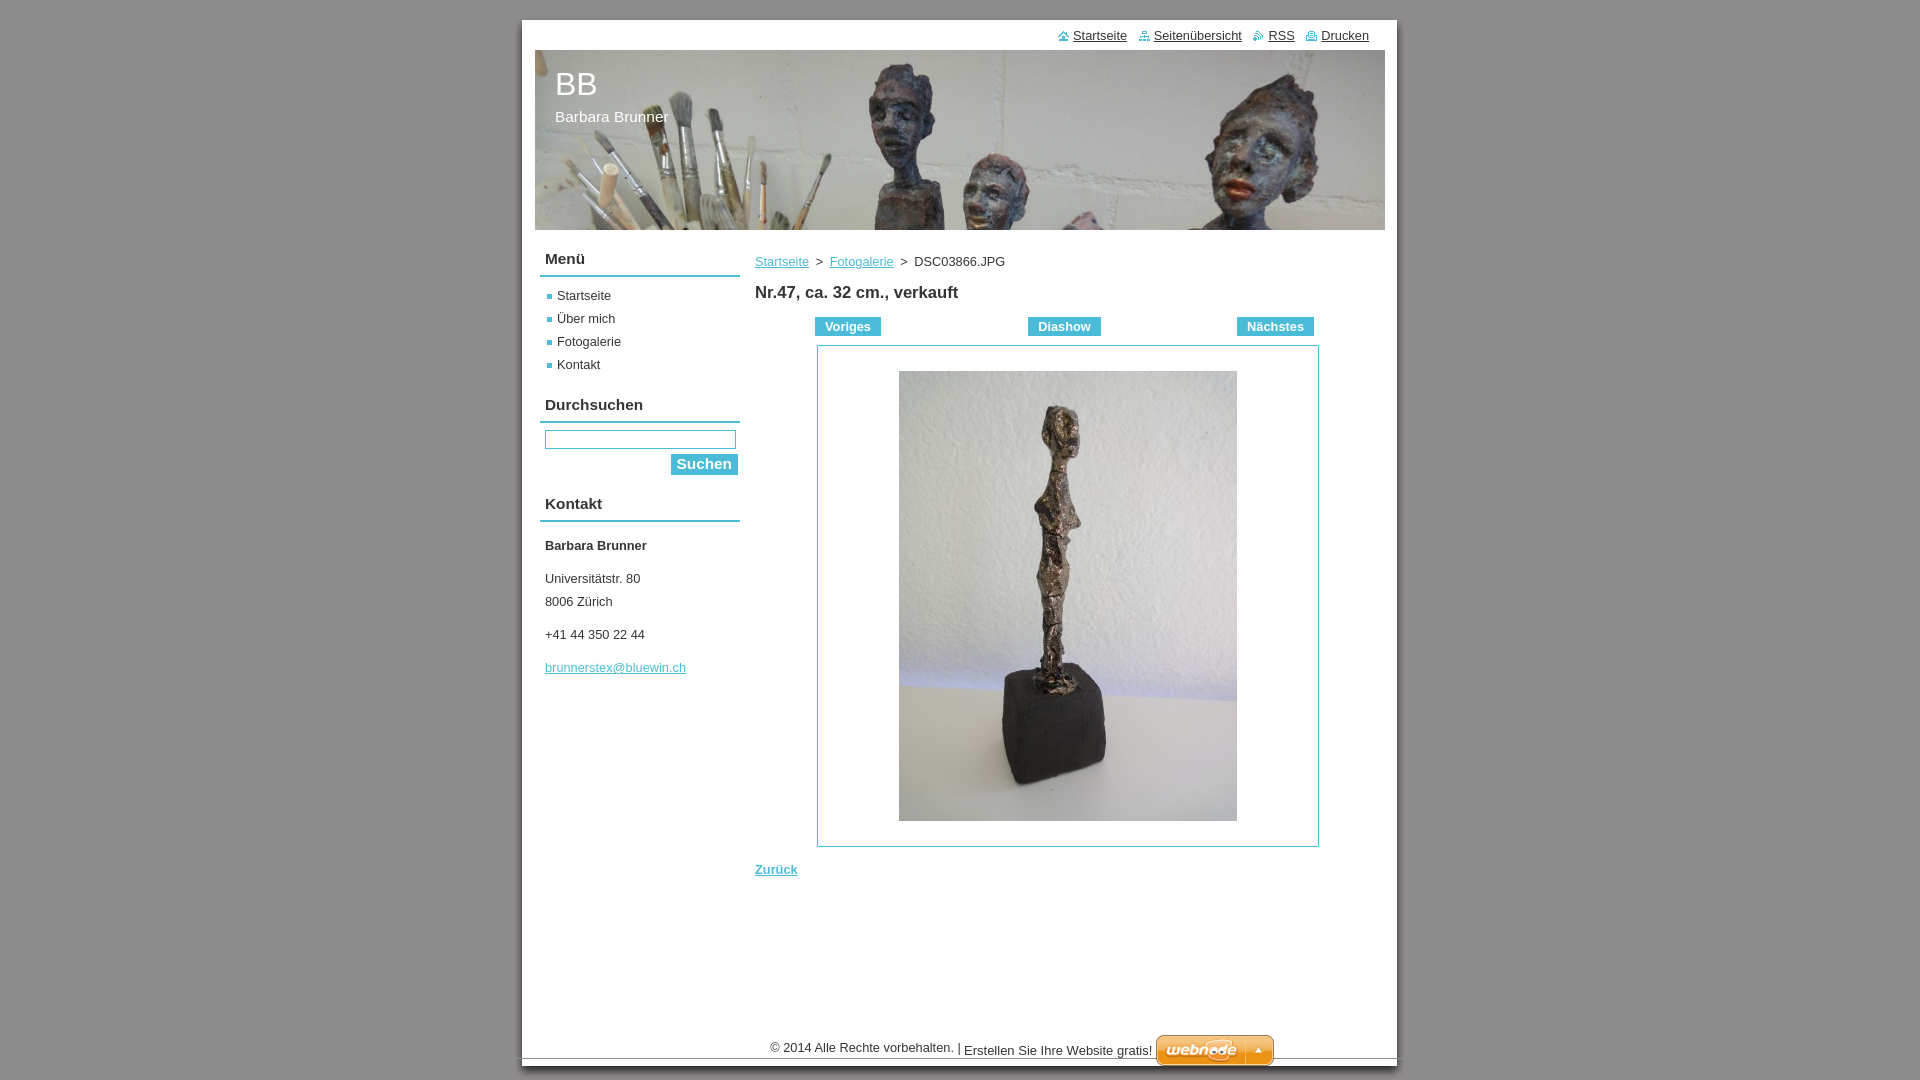 Image resolution: width=1920 pixels, height=1080 pixels. I want to click on 'Suchen', so click(704, 464).